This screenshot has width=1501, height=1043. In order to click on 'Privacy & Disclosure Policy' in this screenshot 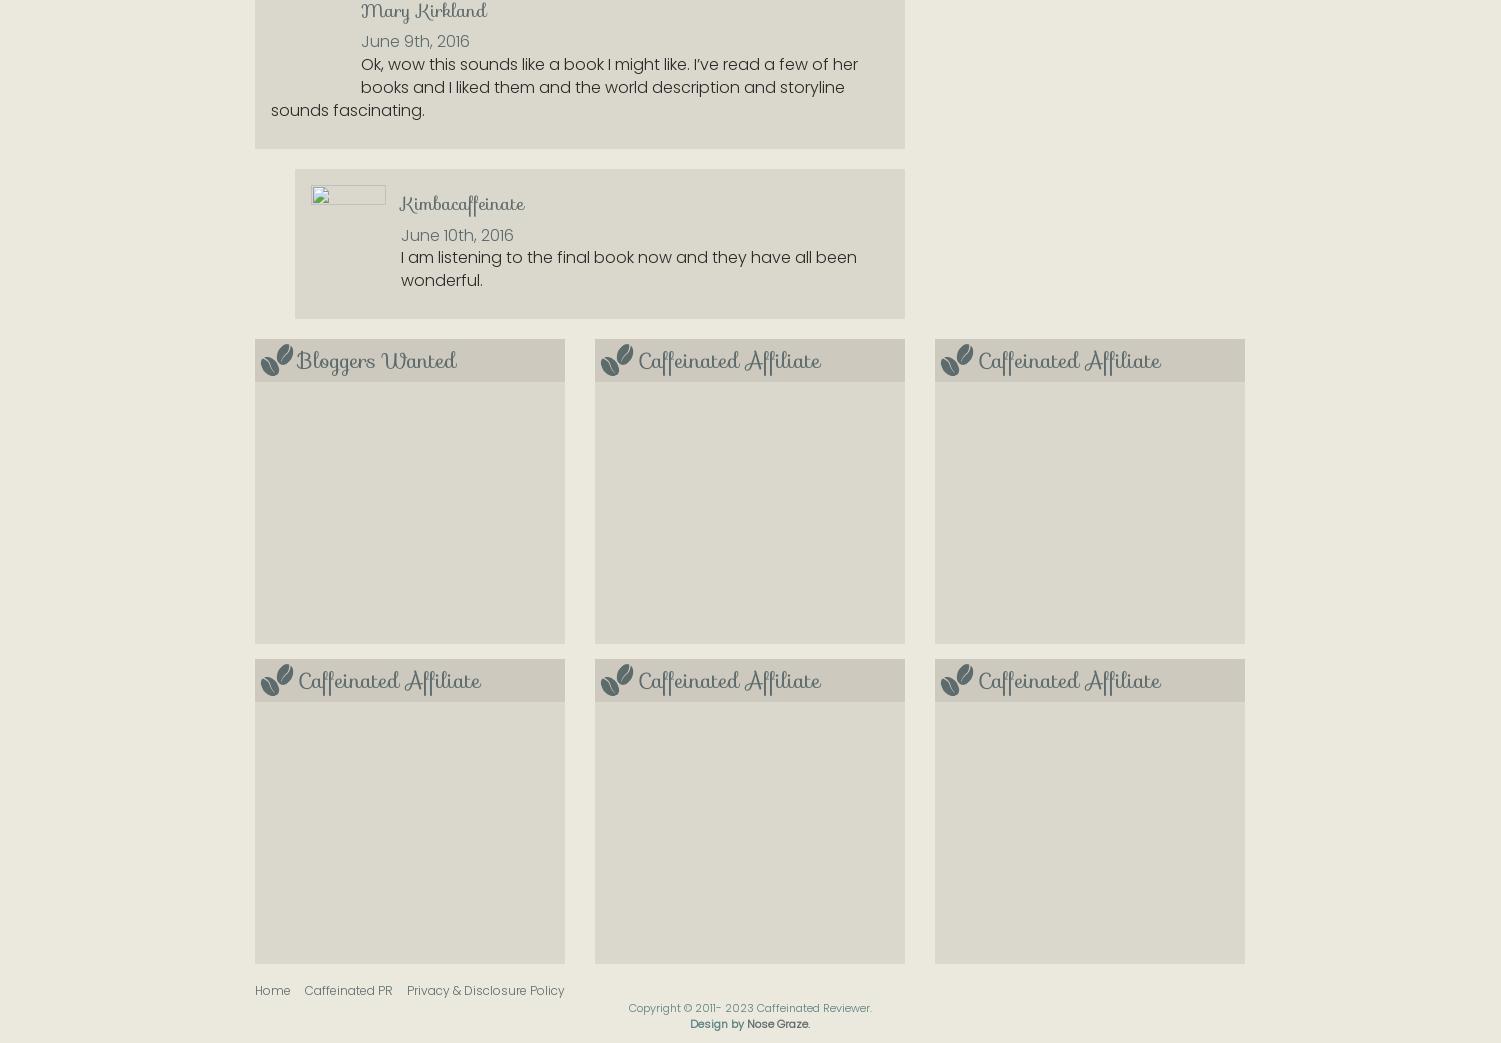, I will do `click(485, 989)`.